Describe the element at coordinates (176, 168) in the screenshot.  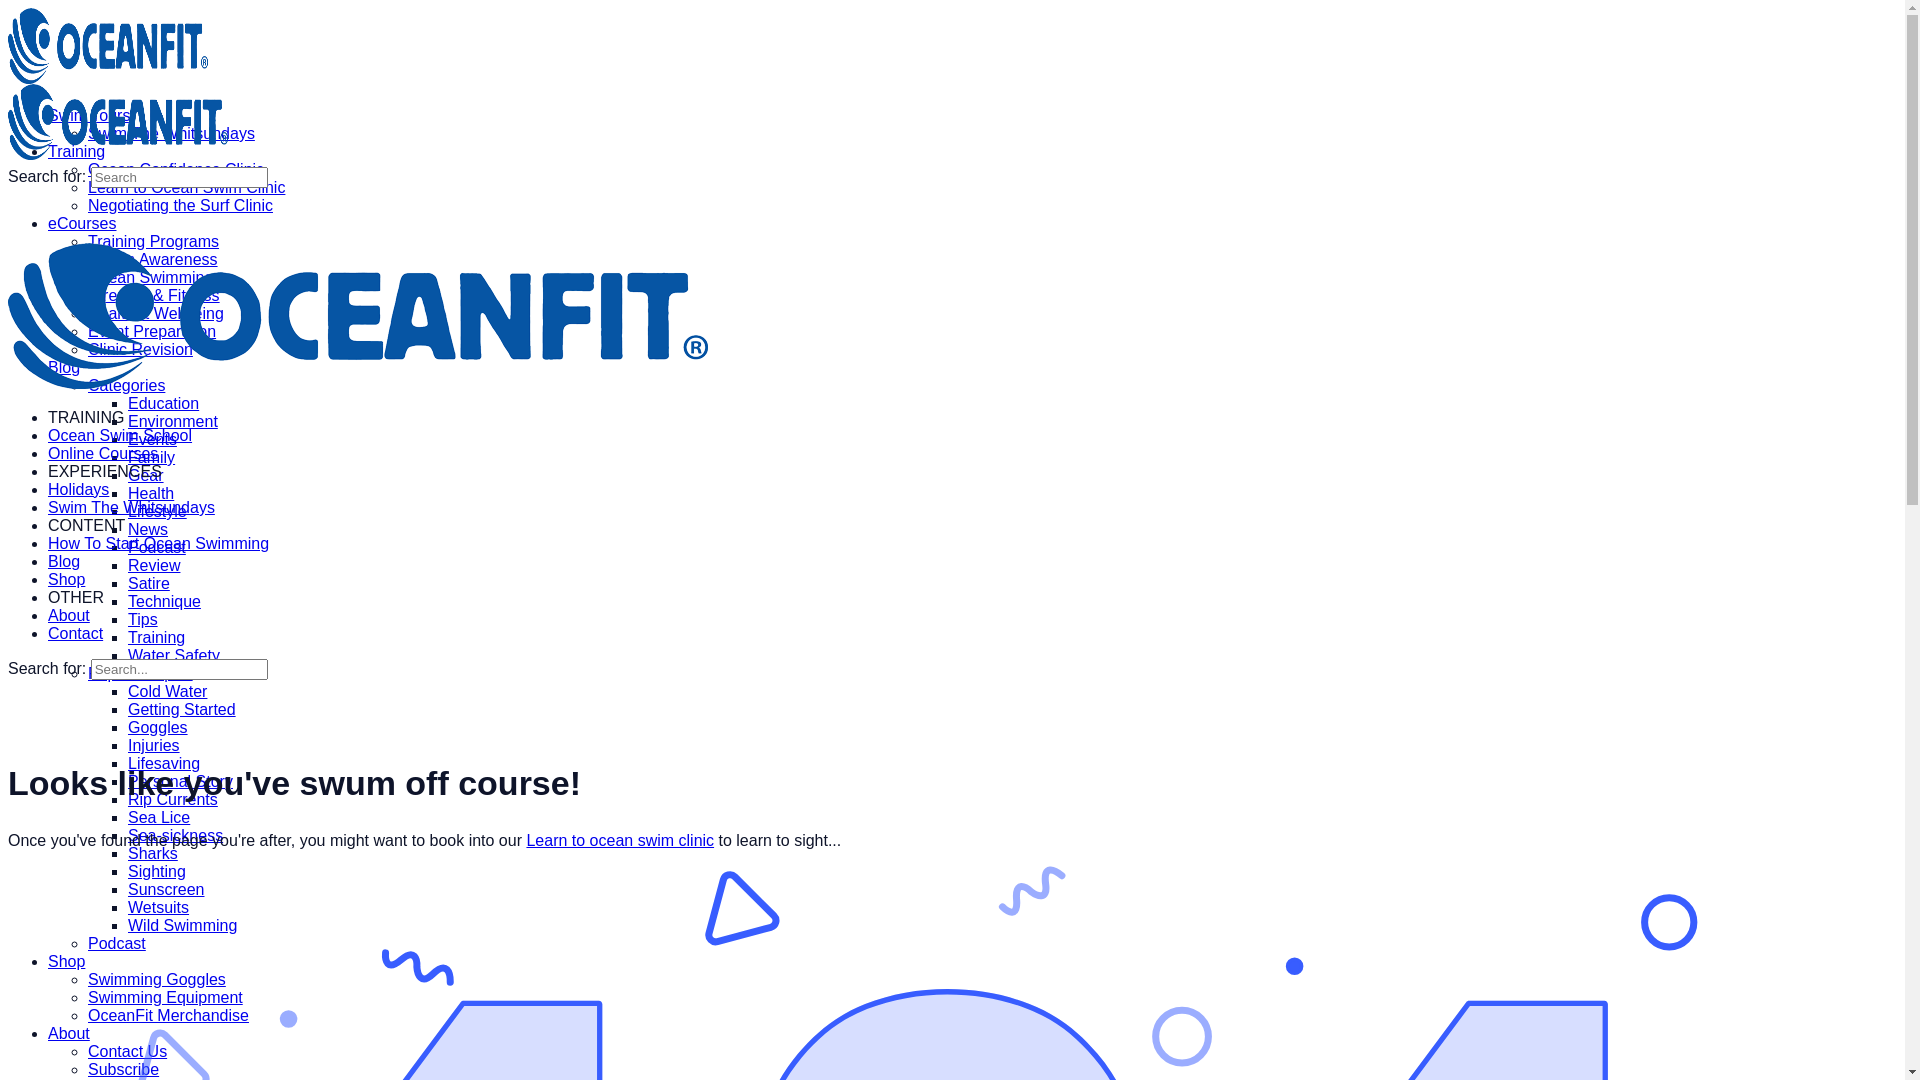
I see `'Ocean Confidence Clinic'` at that location.